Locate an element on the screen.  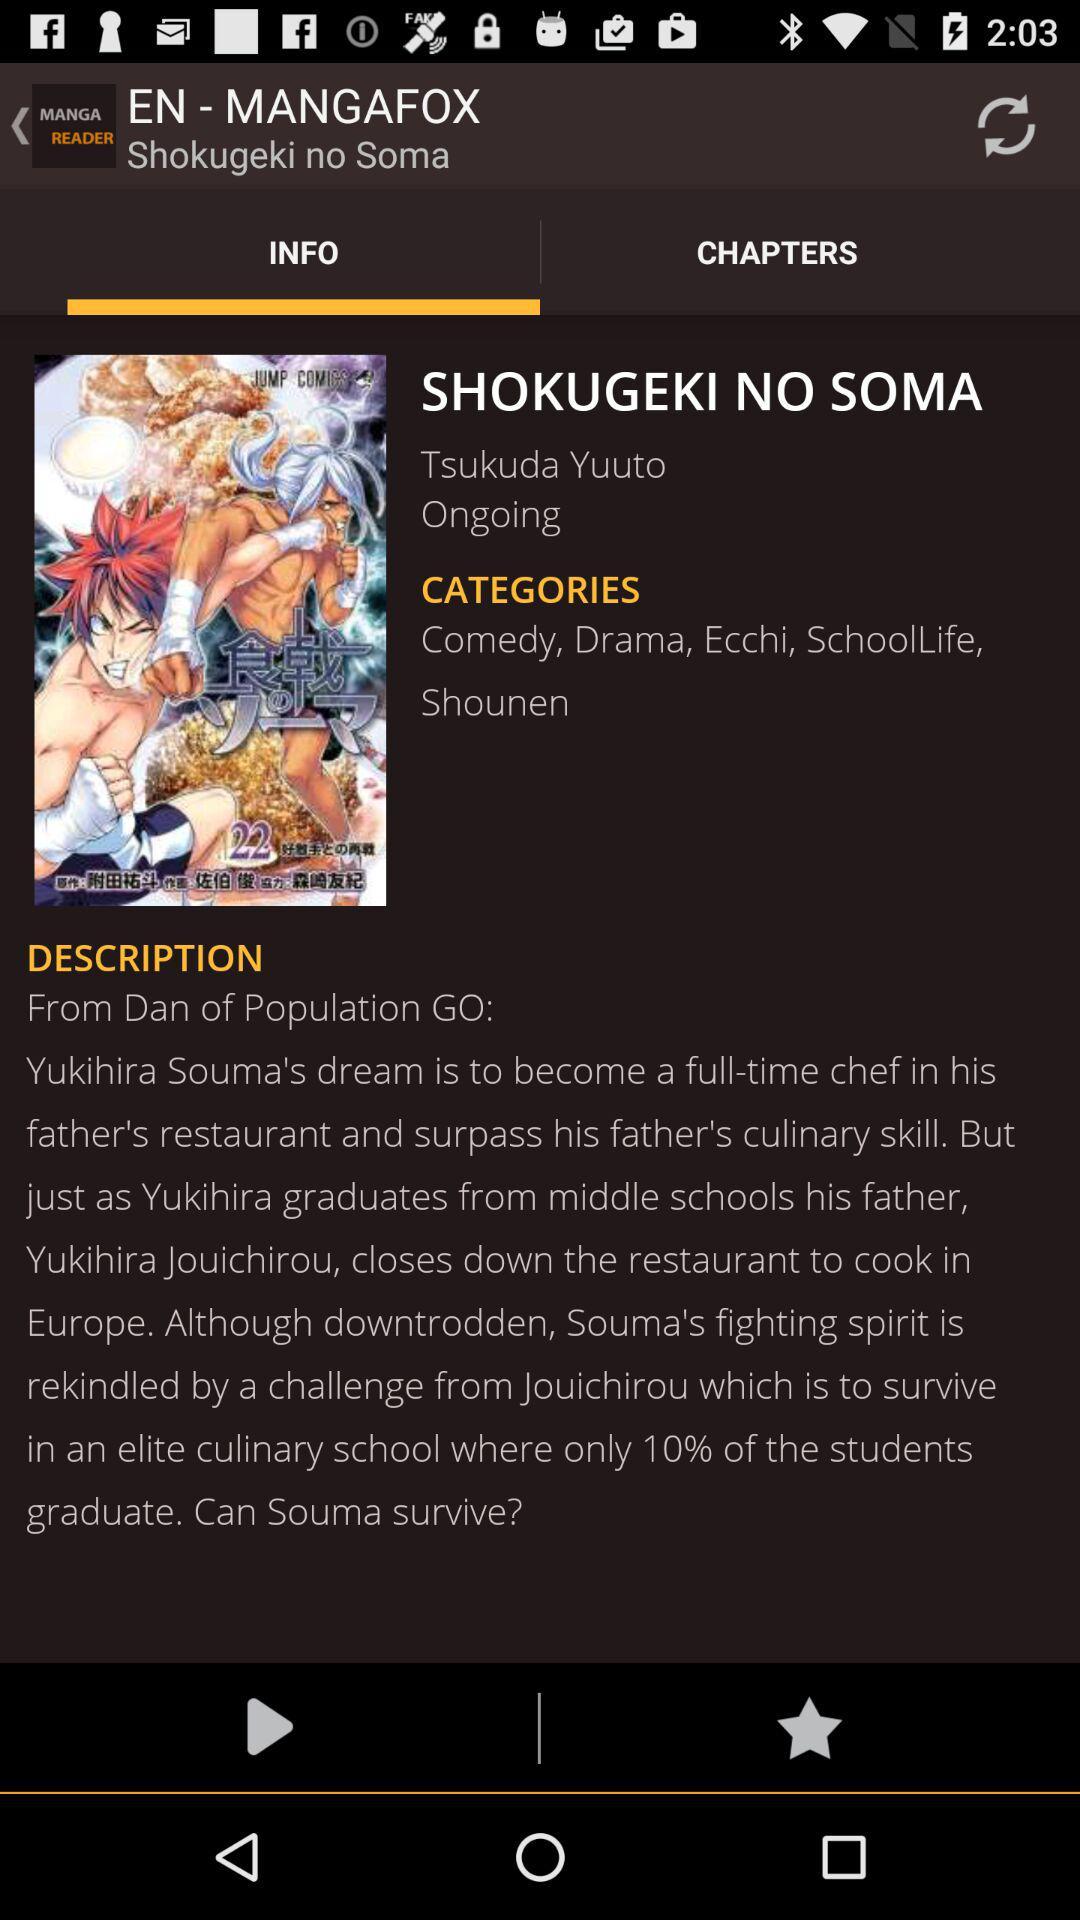
the star icon is located at coordinates (808, 1848).